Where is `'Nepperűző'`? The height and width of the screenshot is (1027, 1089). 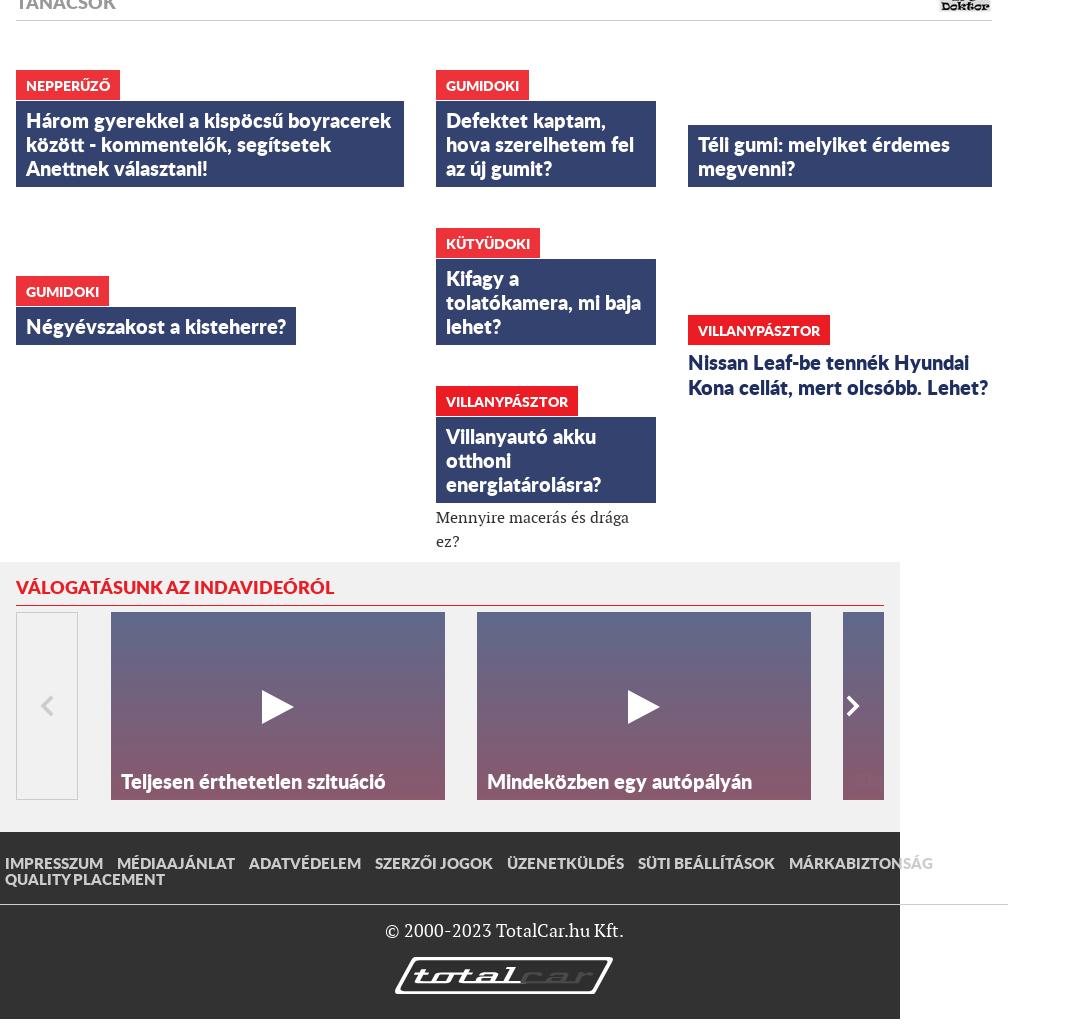
'Nepperűző' is located at coordinates (67, 83).